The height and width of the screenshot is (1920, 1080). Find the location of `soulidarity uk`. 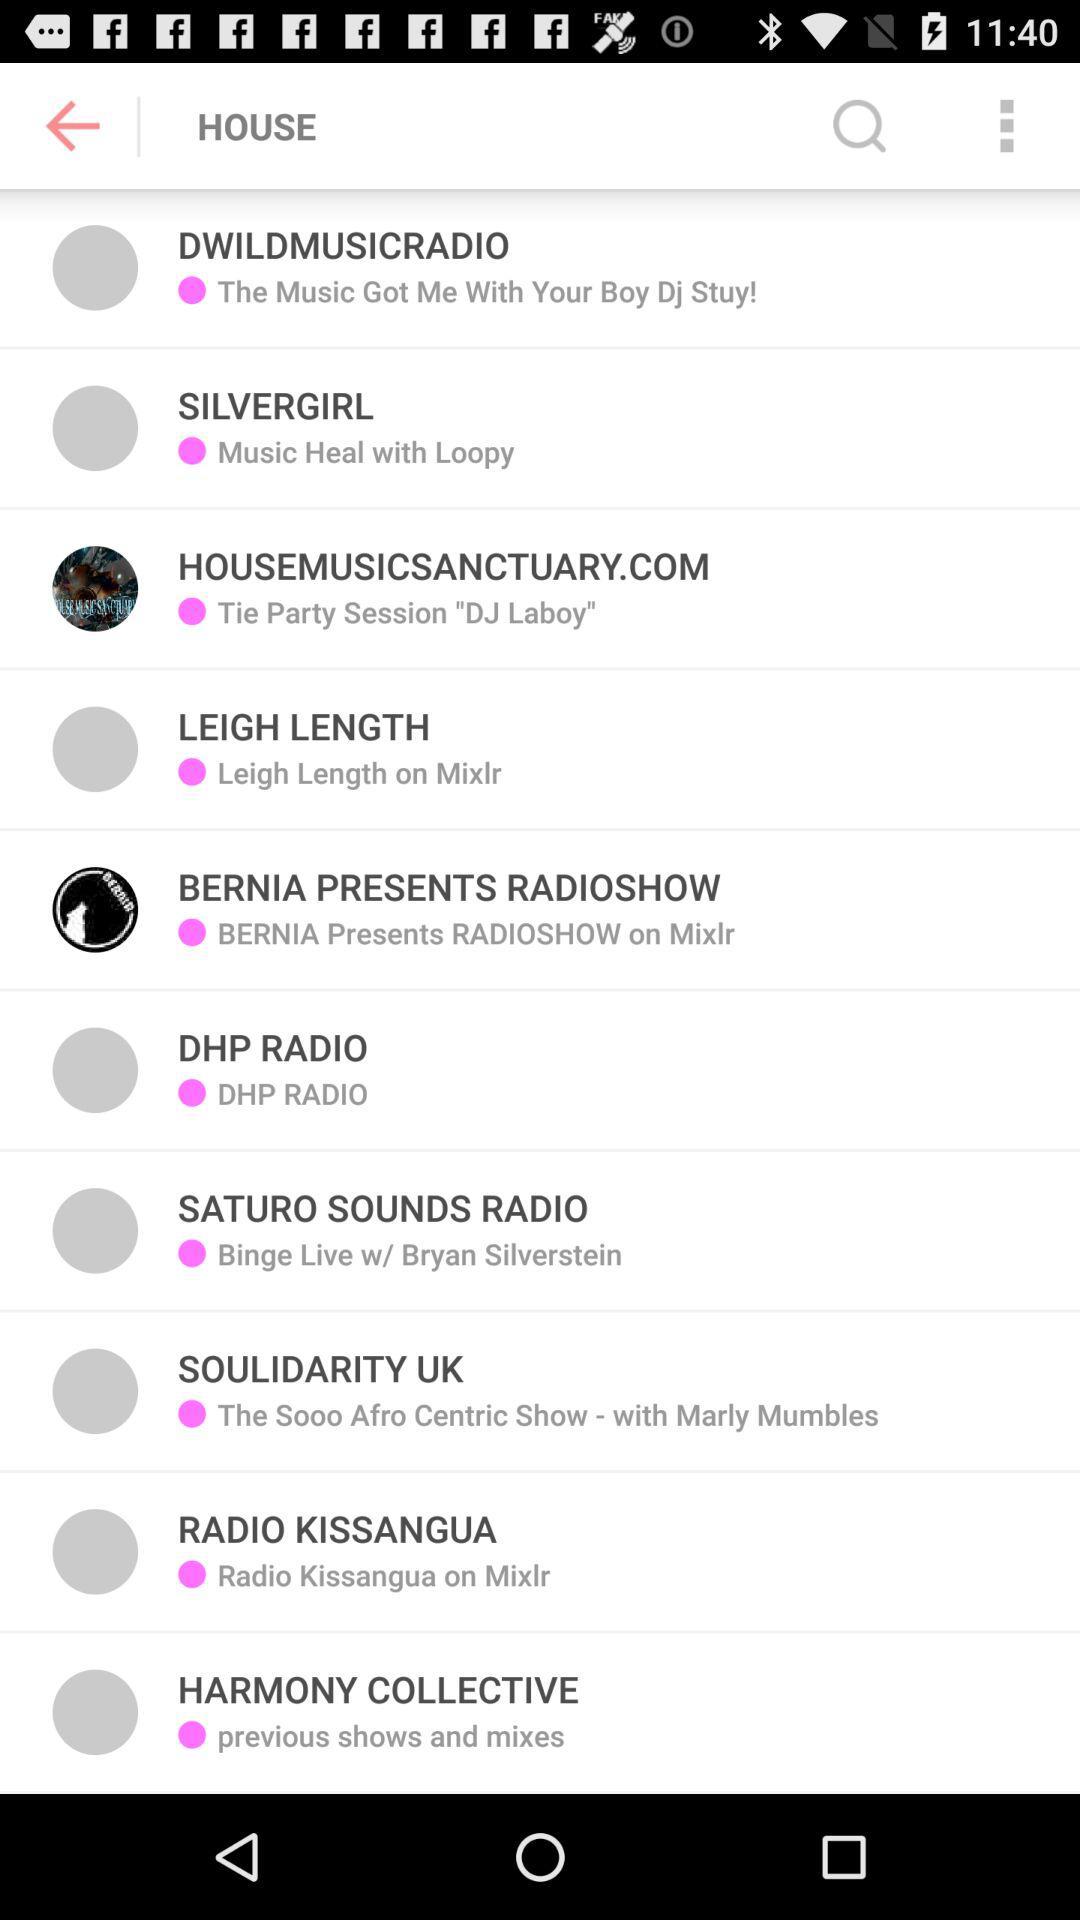

soulidarity uk is located at coordinates (319, 1357).